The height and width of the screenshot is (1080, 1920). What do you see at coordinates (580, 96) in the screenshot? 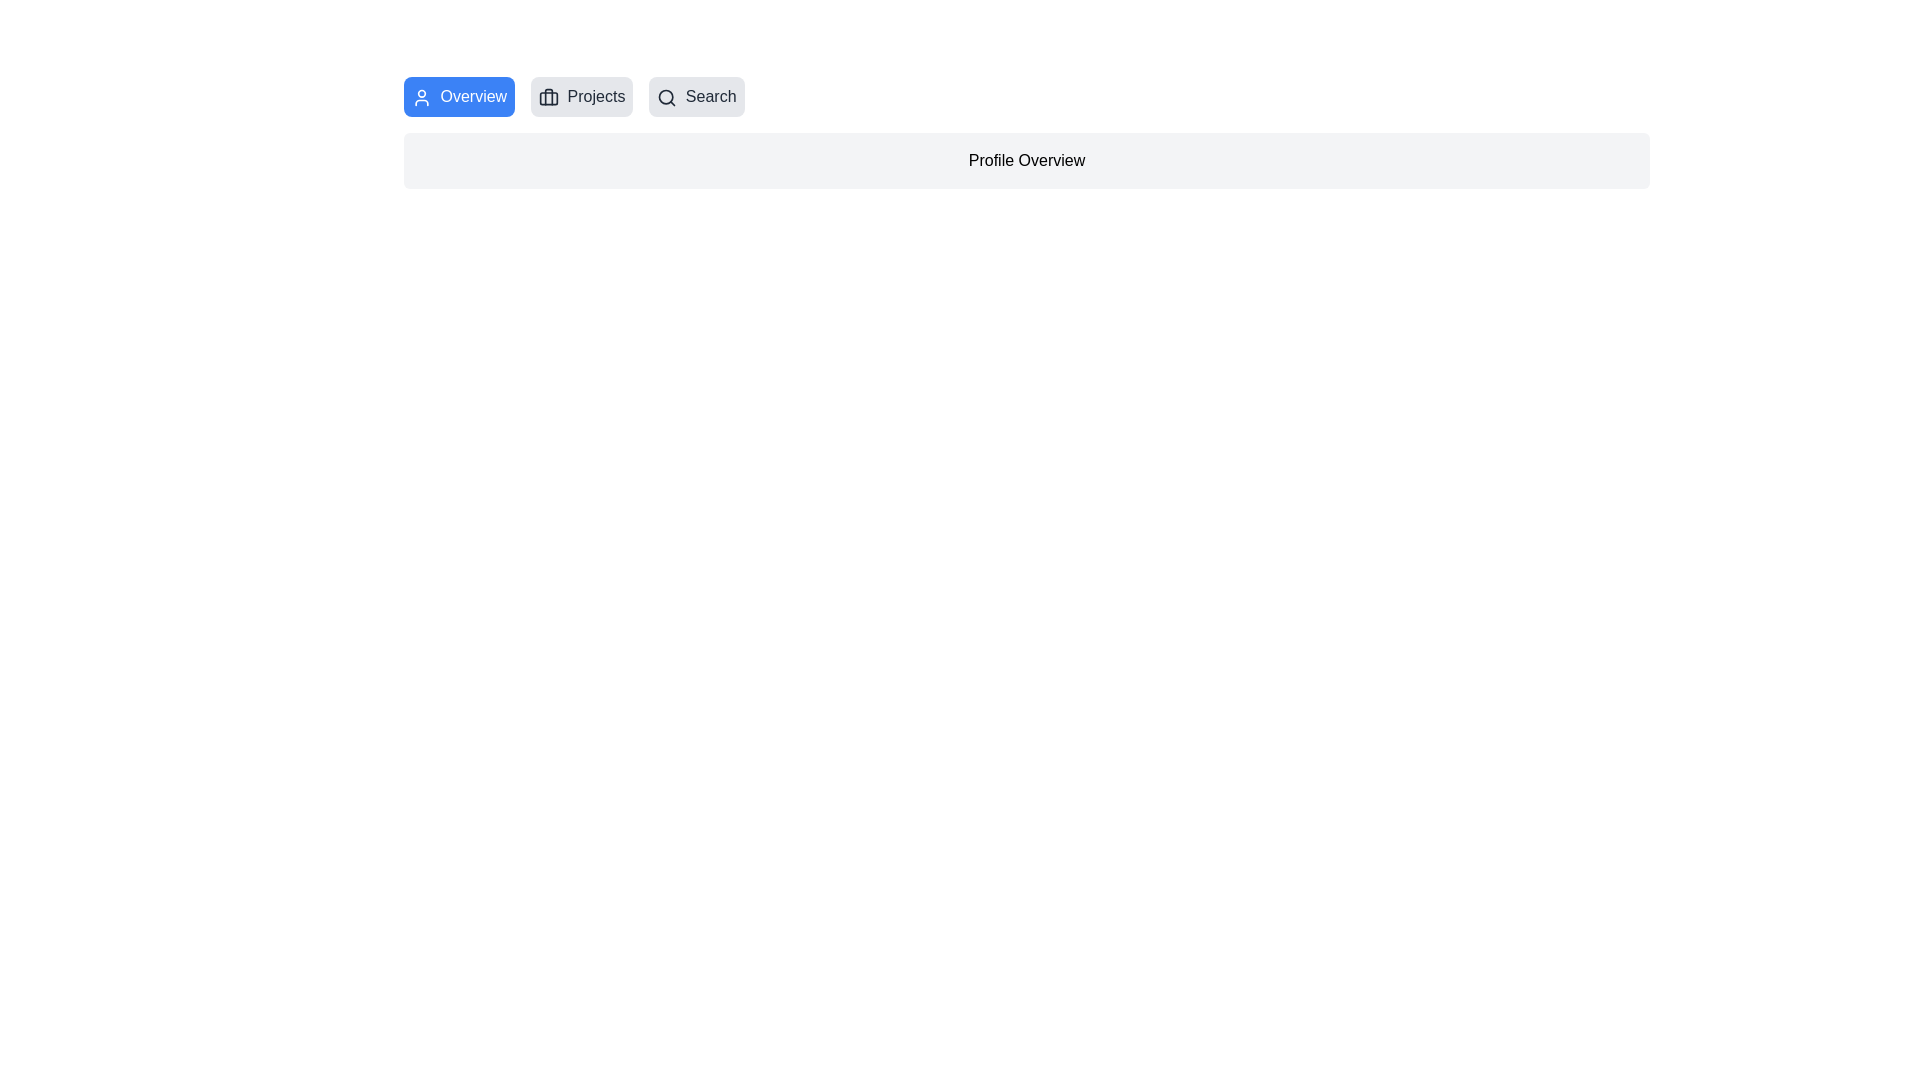
I see `the tab labeled Projects to observe its hover effect` at bounding box center [580, 96].